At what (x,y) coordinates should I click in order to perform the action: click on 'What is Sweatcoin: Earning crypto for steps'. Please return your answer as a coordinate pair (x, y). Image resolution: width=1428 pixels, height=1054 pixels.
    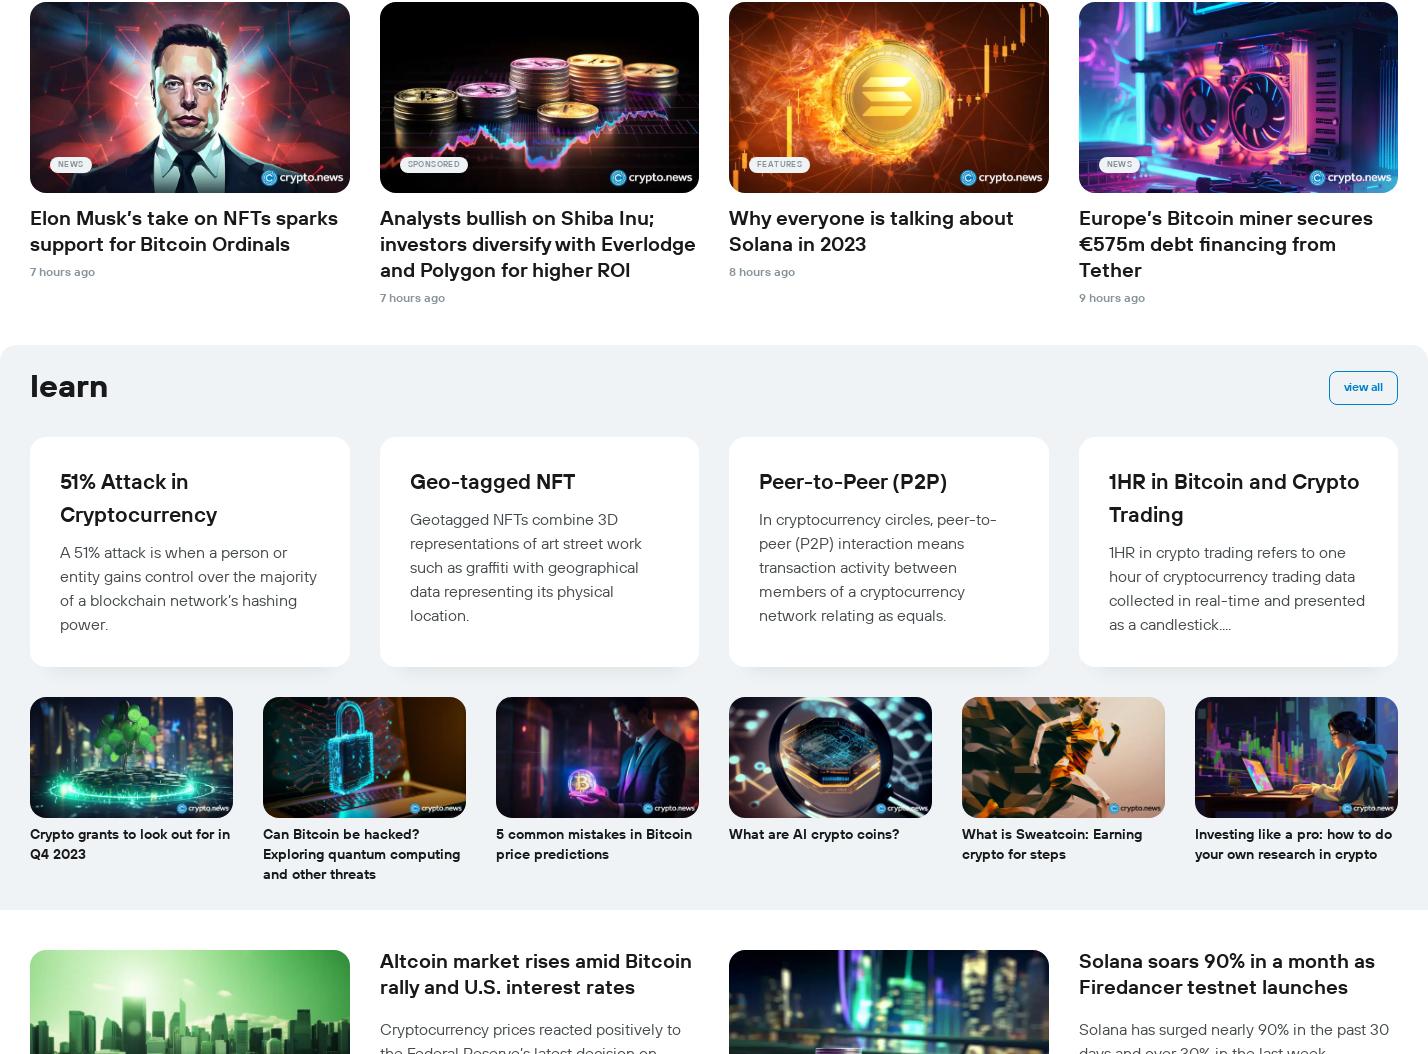
    Looking at the image, I should click on (1052, 844).